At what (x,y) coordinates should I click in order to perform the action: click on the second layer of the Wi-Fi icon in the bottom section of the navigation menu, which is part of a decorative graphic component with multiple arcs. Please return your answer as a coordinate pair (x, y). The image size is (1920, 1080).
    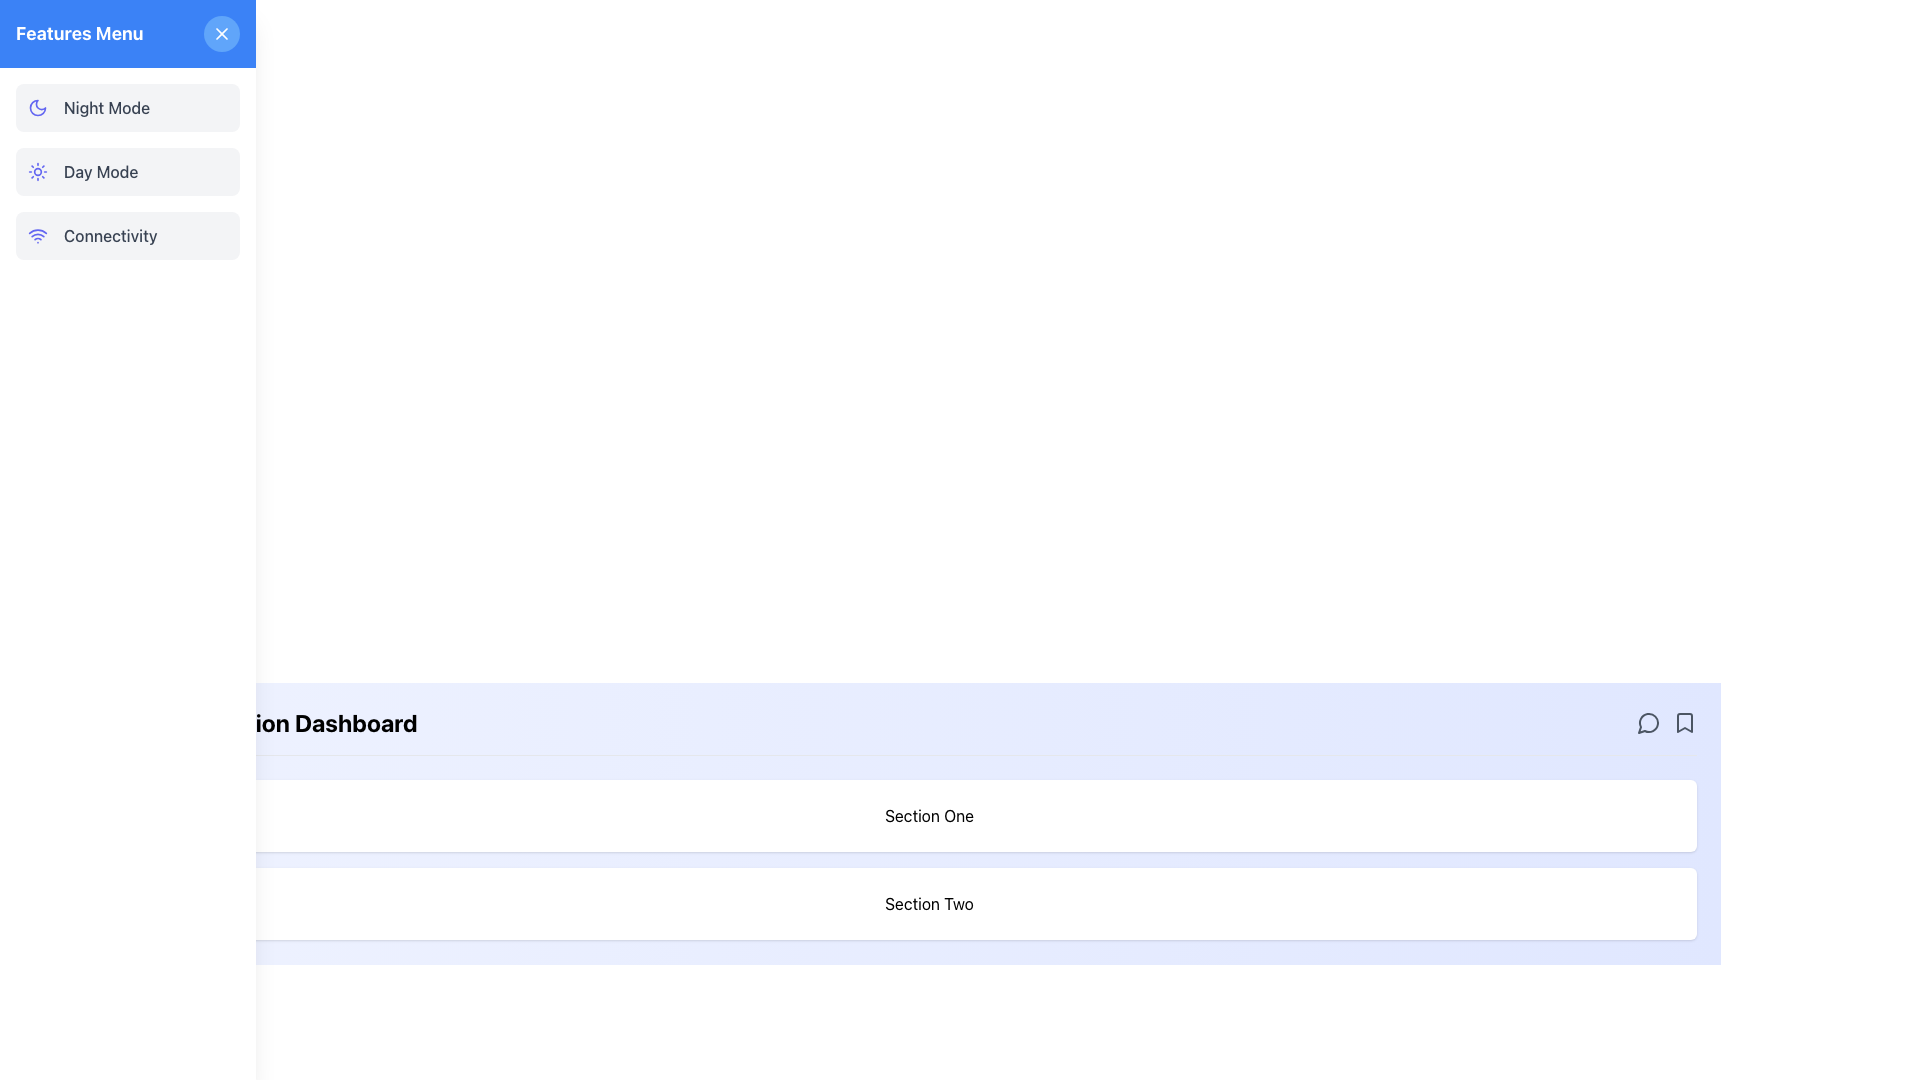
    Looking at the image, I should click on (38, 230).